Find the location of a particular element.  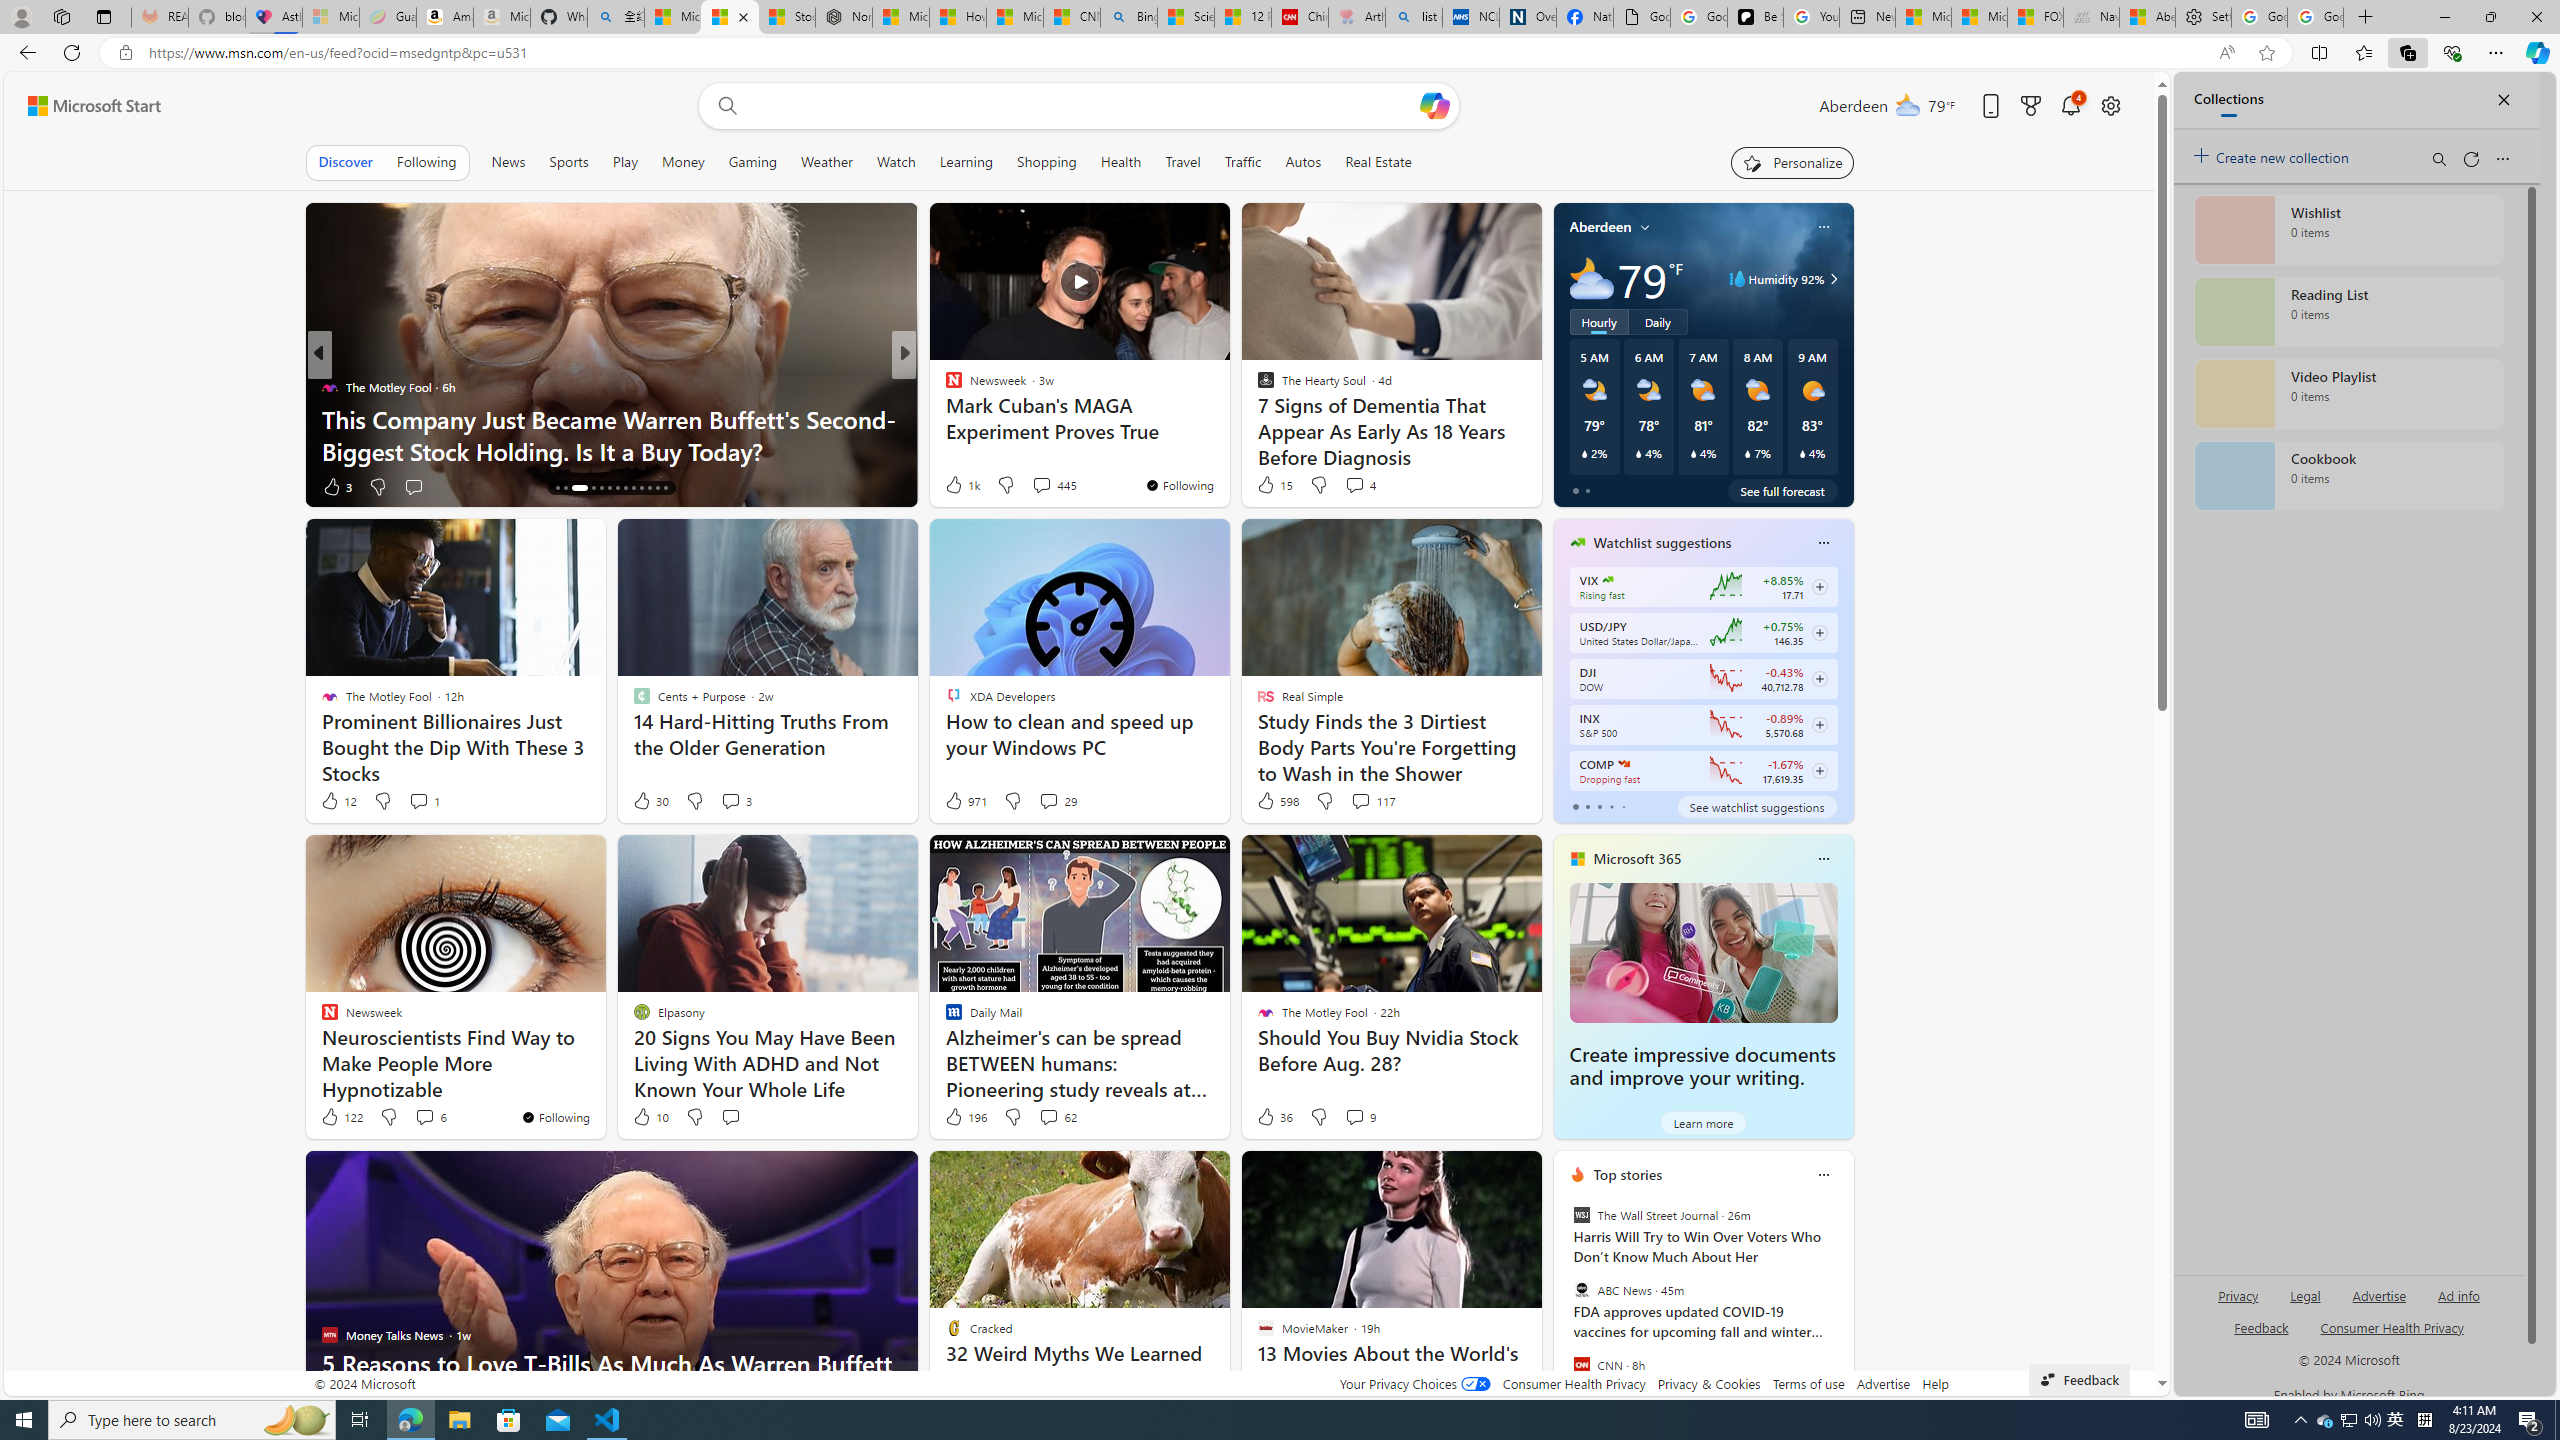

'Arthritis: Ask Health Professionals - Sleeping' is located at coordinates (1357, 16).